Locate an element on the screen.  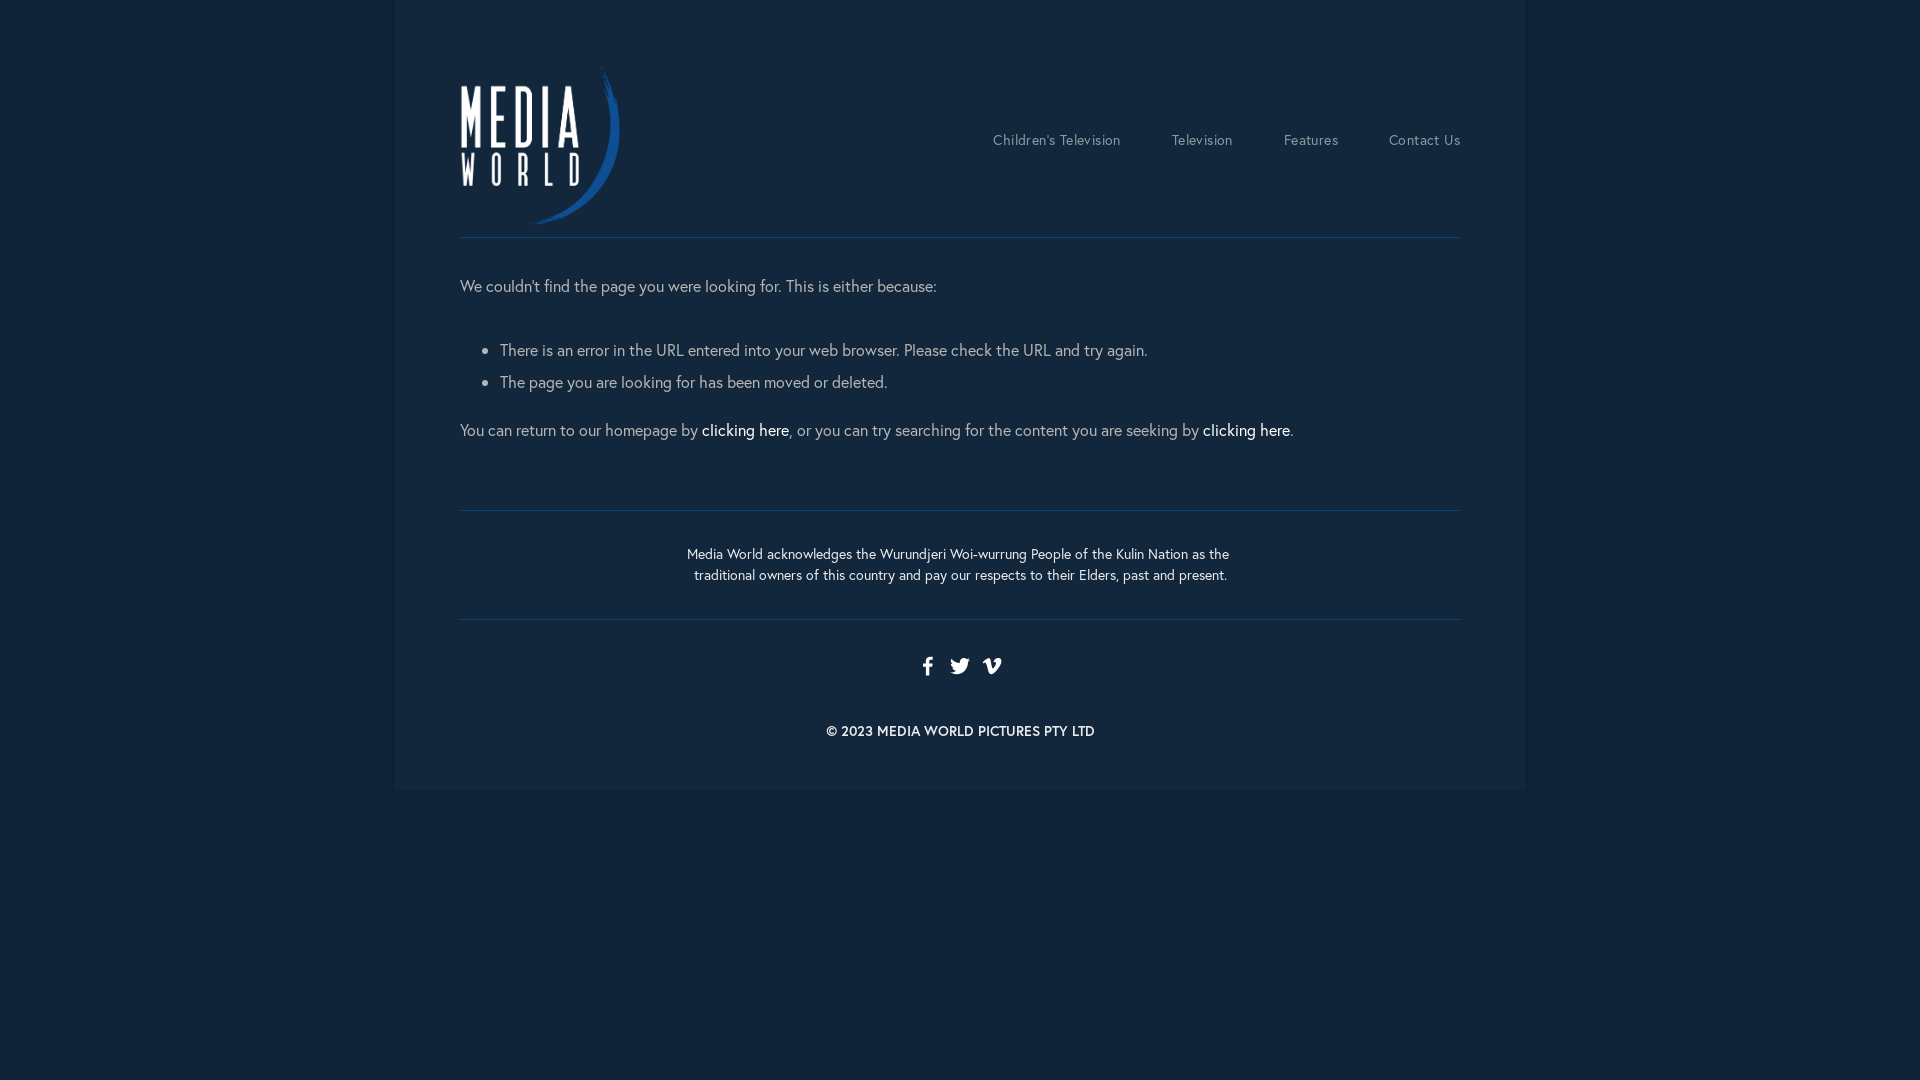
'Children's Television' is located at coordinates (1055, 140).